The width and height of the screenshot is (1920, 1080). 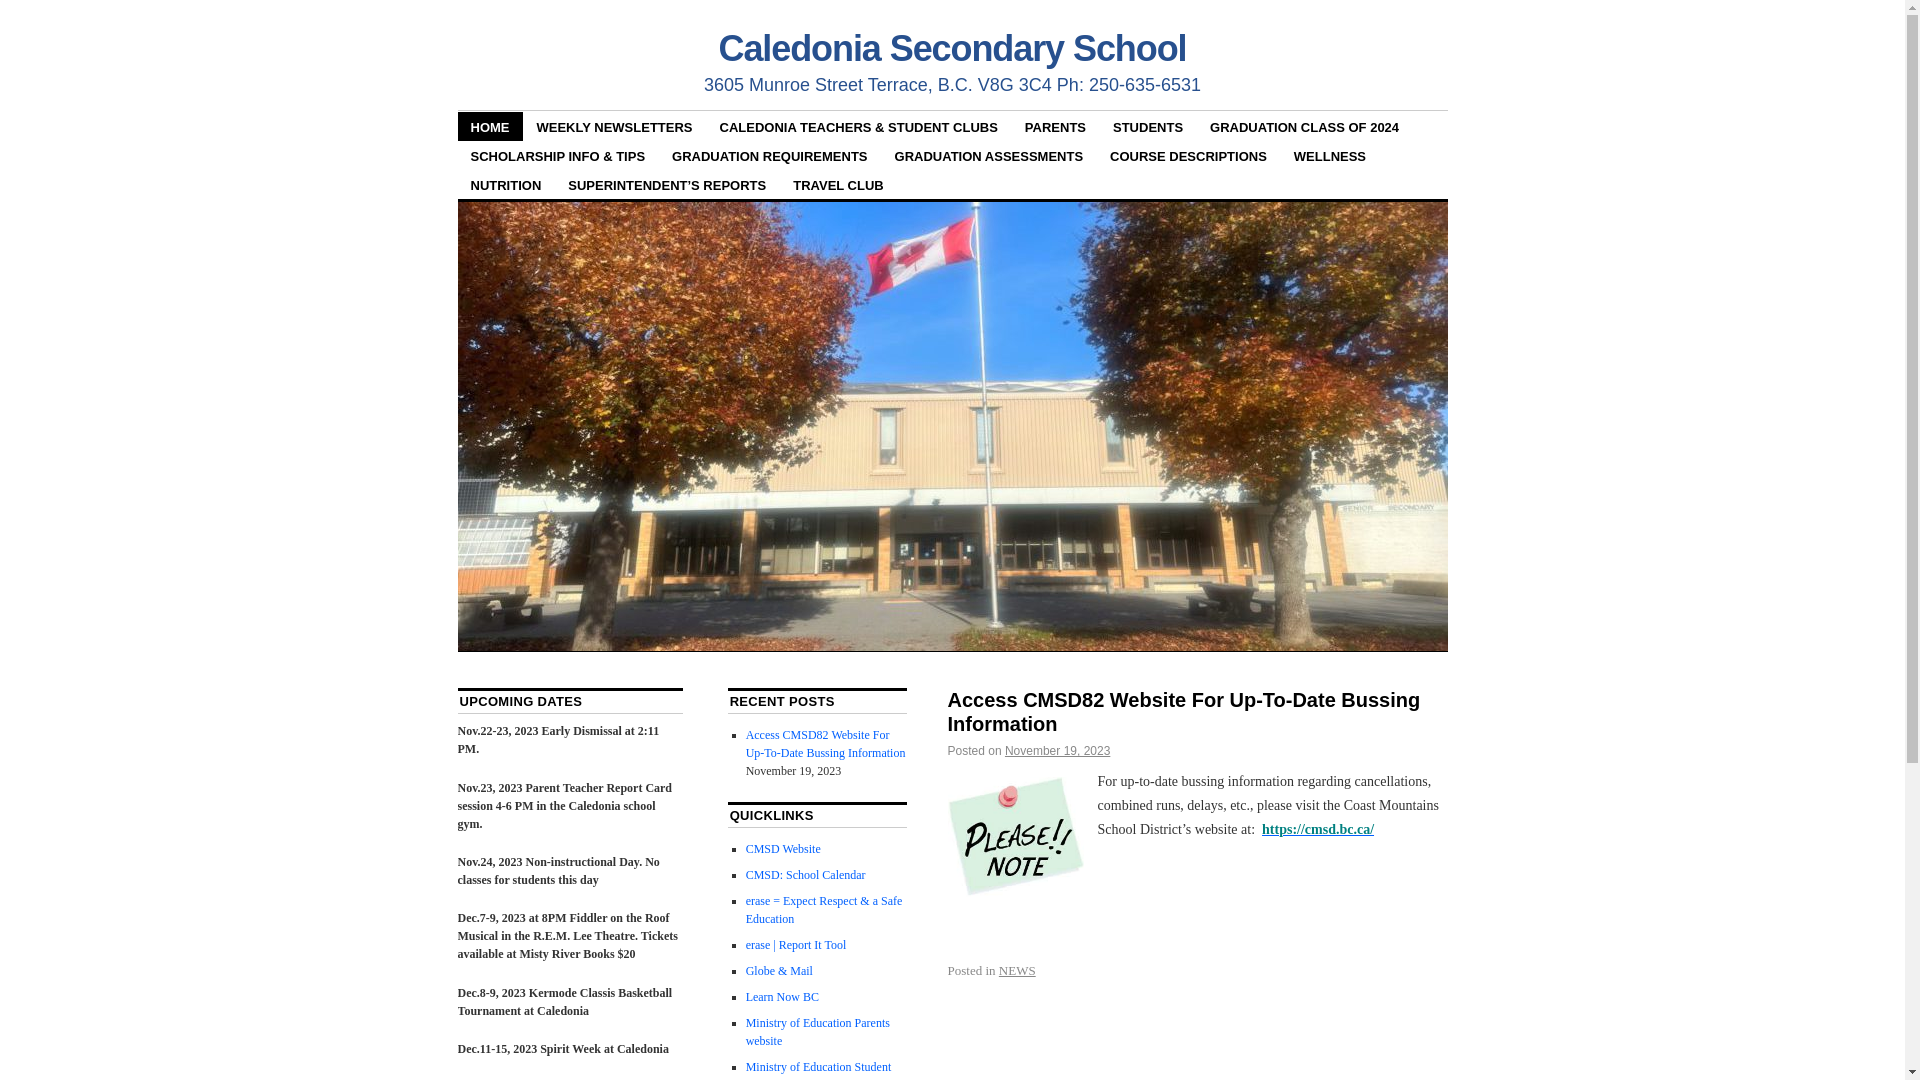 What do you see at coordinates (1017, 969) in the screenshot?
I see `'NEWS'` at bounding box center [1017, 969].